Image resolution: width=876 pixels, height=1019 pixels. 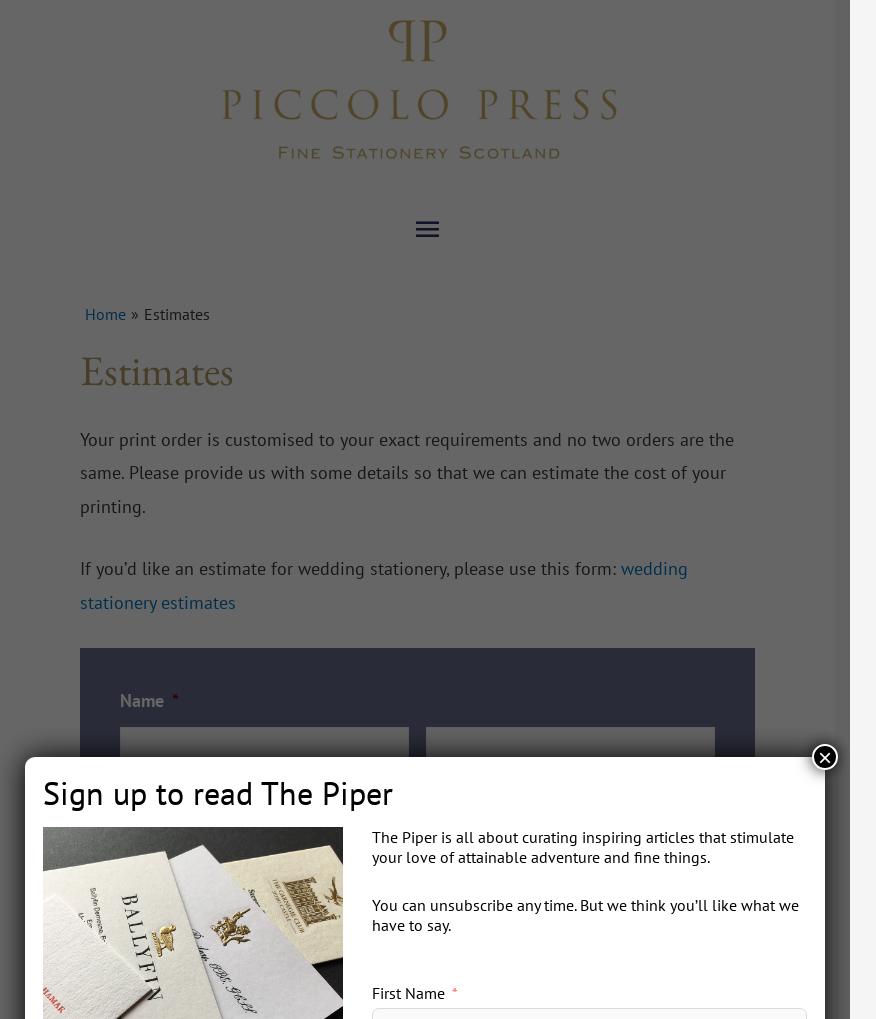 What do you see at coordinates (406, 471) in the screenshot?
I see `'Your print order is customised to your exact requirements and no two orders are the same. Please provide us with some details so that we can estimate the cost of your printing.'` at bounding box center [406, 471].